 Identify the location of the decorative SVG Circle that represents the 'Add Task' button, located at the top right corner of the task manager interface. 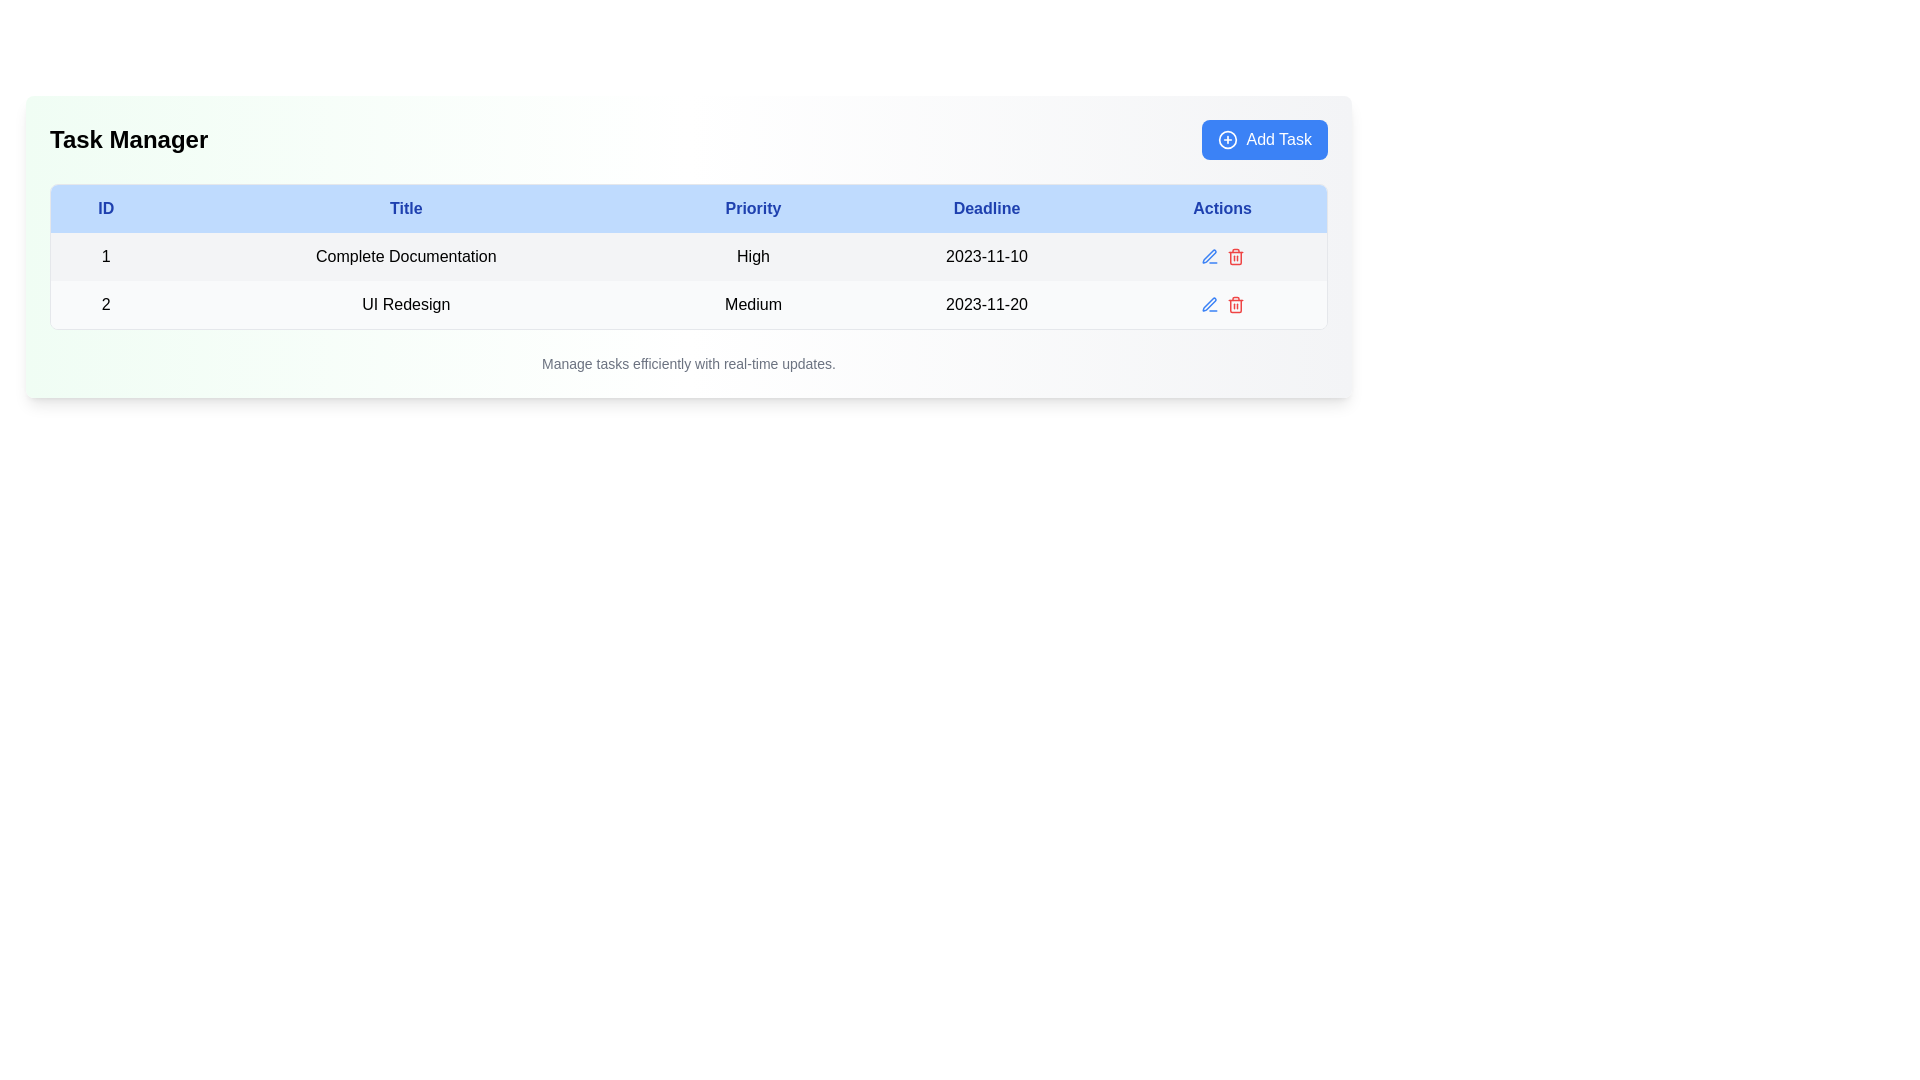
(1227, 138).